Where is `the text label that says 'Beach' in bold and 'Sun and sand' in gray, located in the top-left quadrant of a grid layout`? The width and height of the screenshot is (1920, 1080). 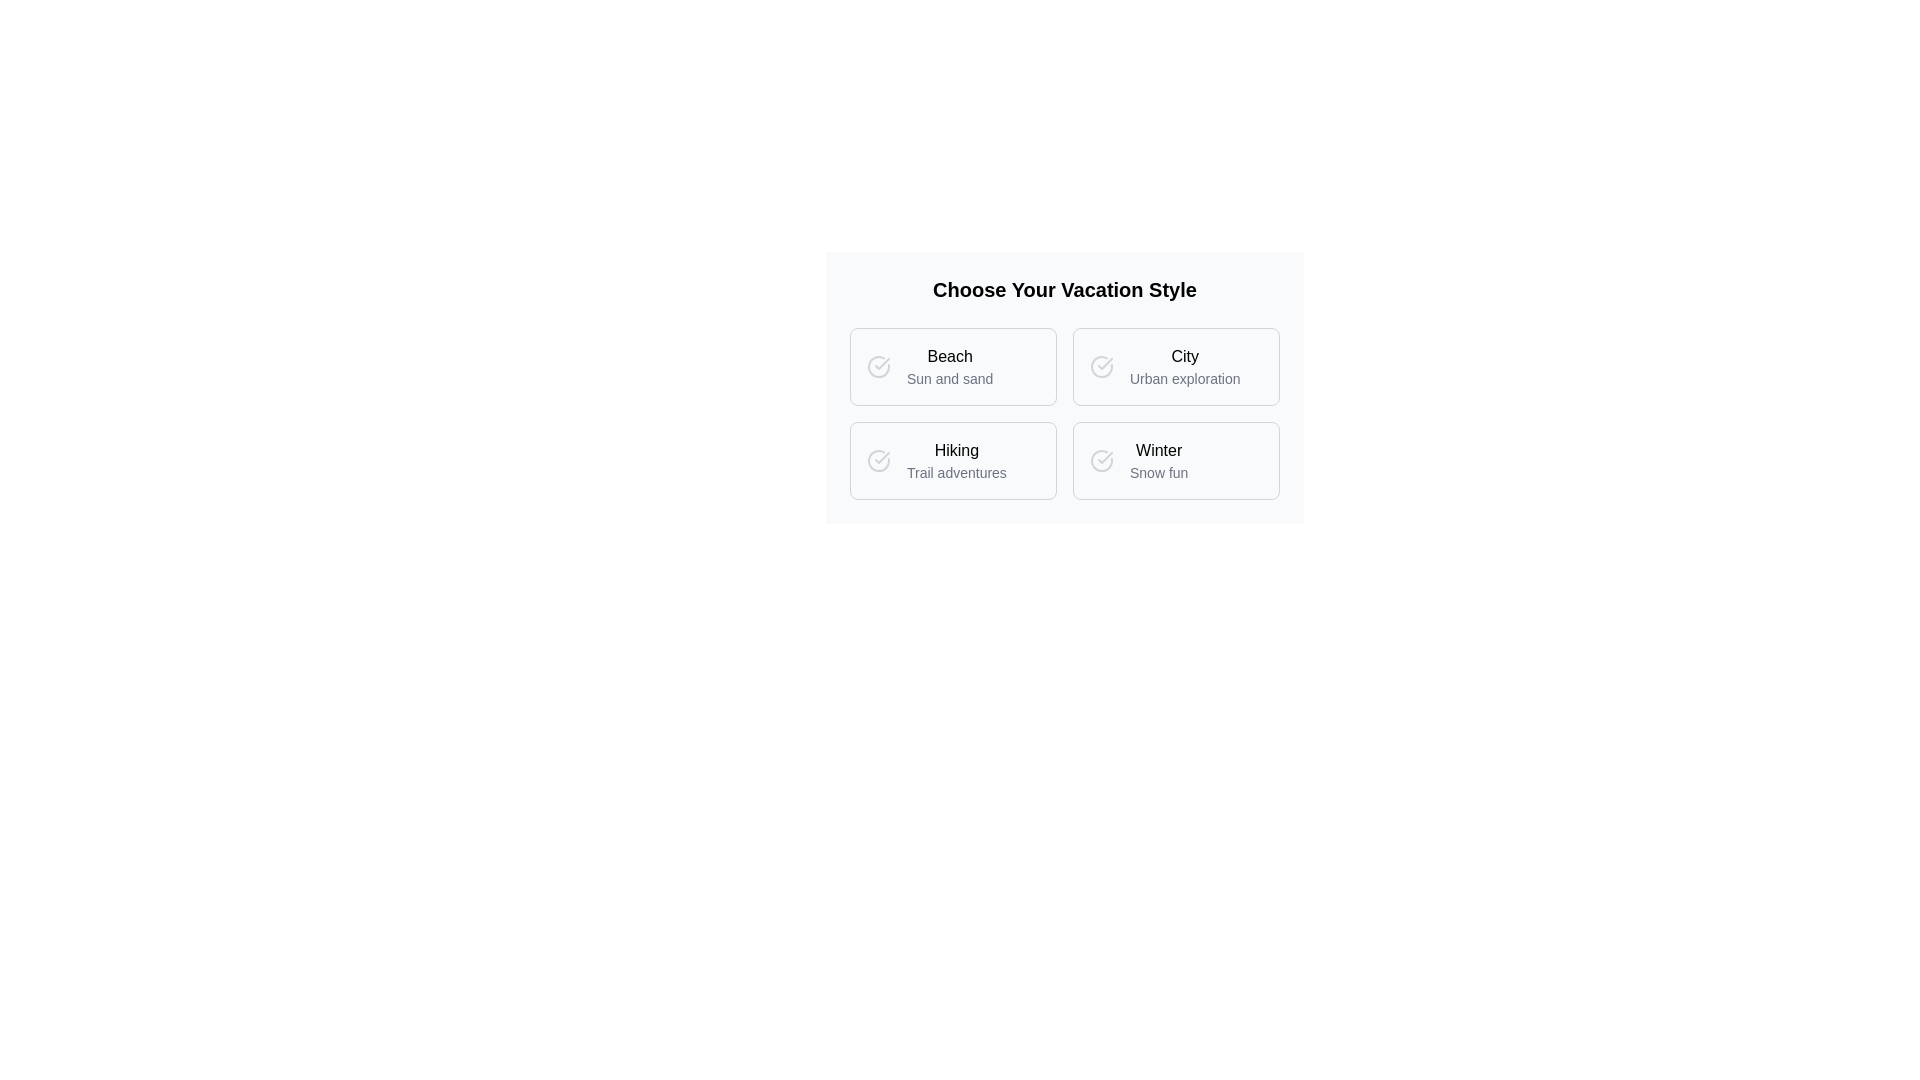
the text label that says 'Beach' in bold and 'Sun and sand' in gray, located in the top-left quadrant of a grid layout is located at coordinates (949, 366).